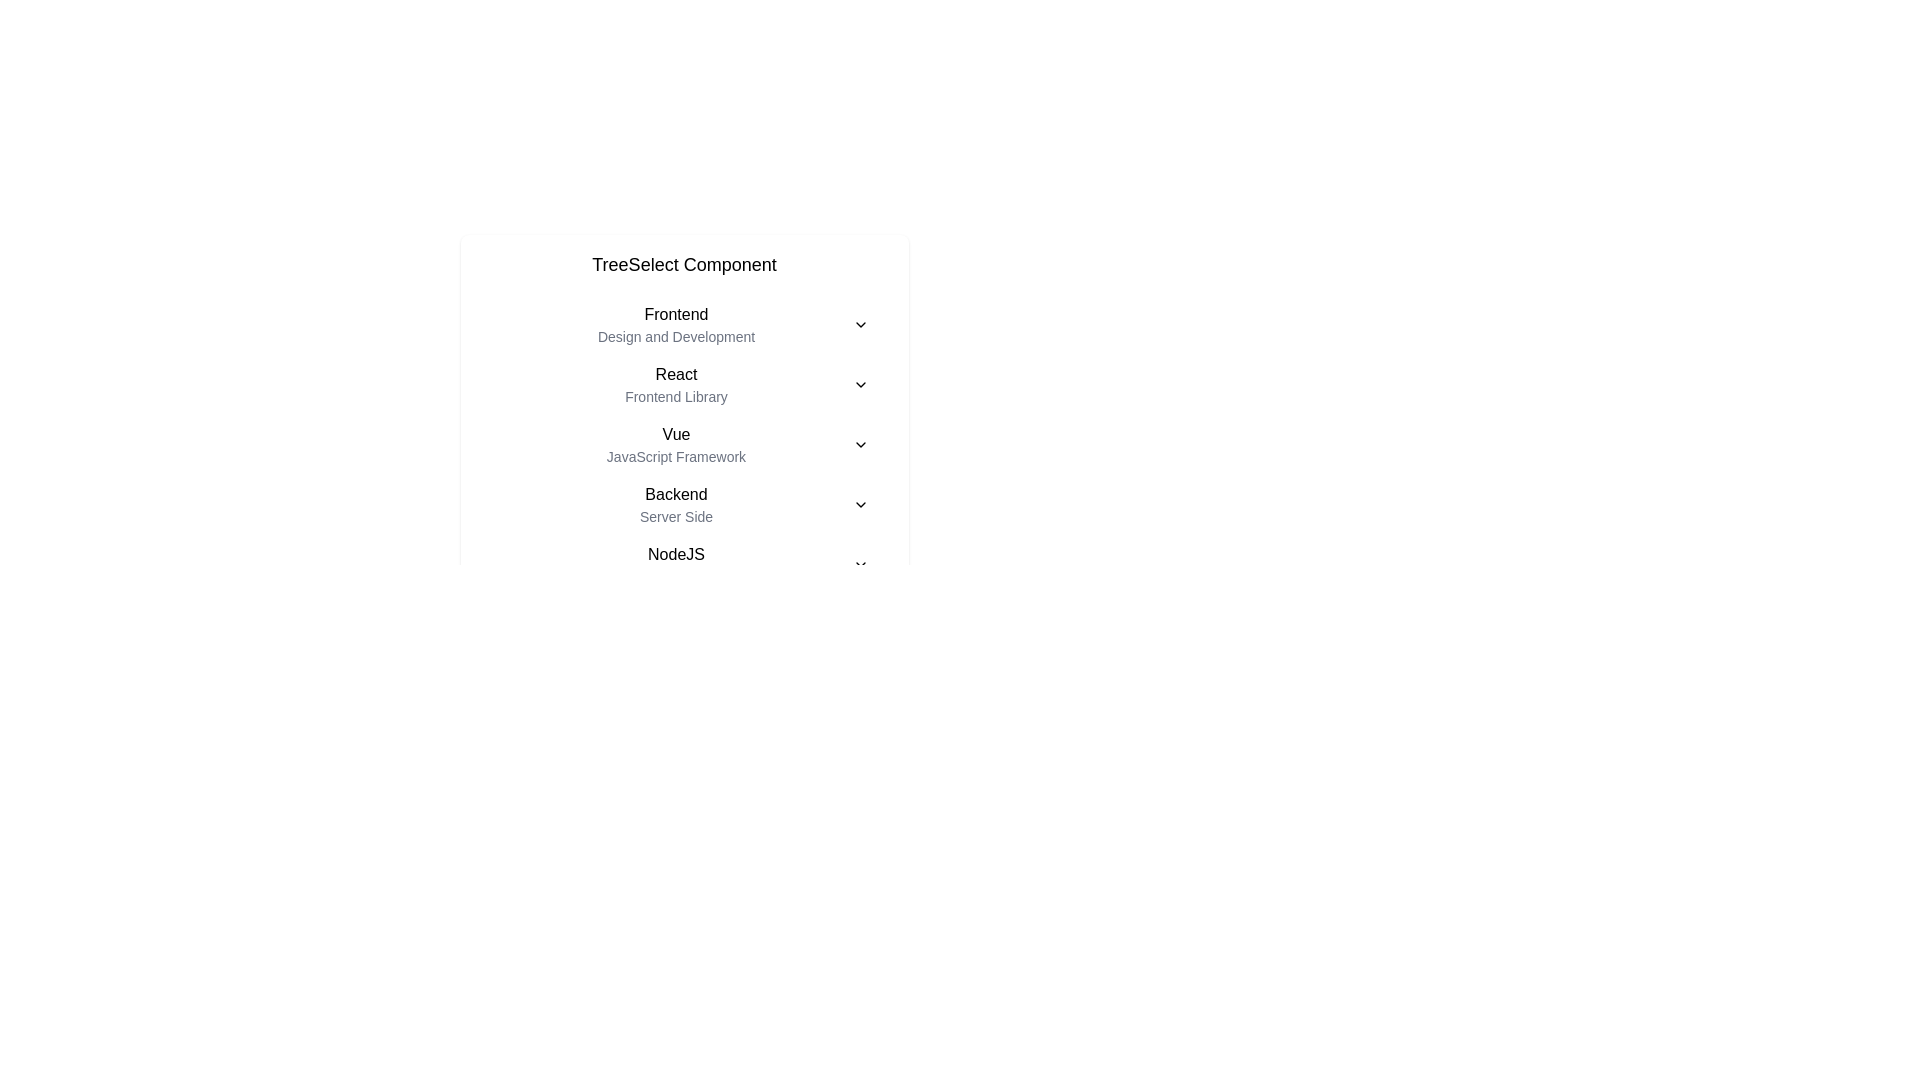  I want to click on the downward-pointing chevron icon next to the 'NodeJS' label, so click(860, 564).